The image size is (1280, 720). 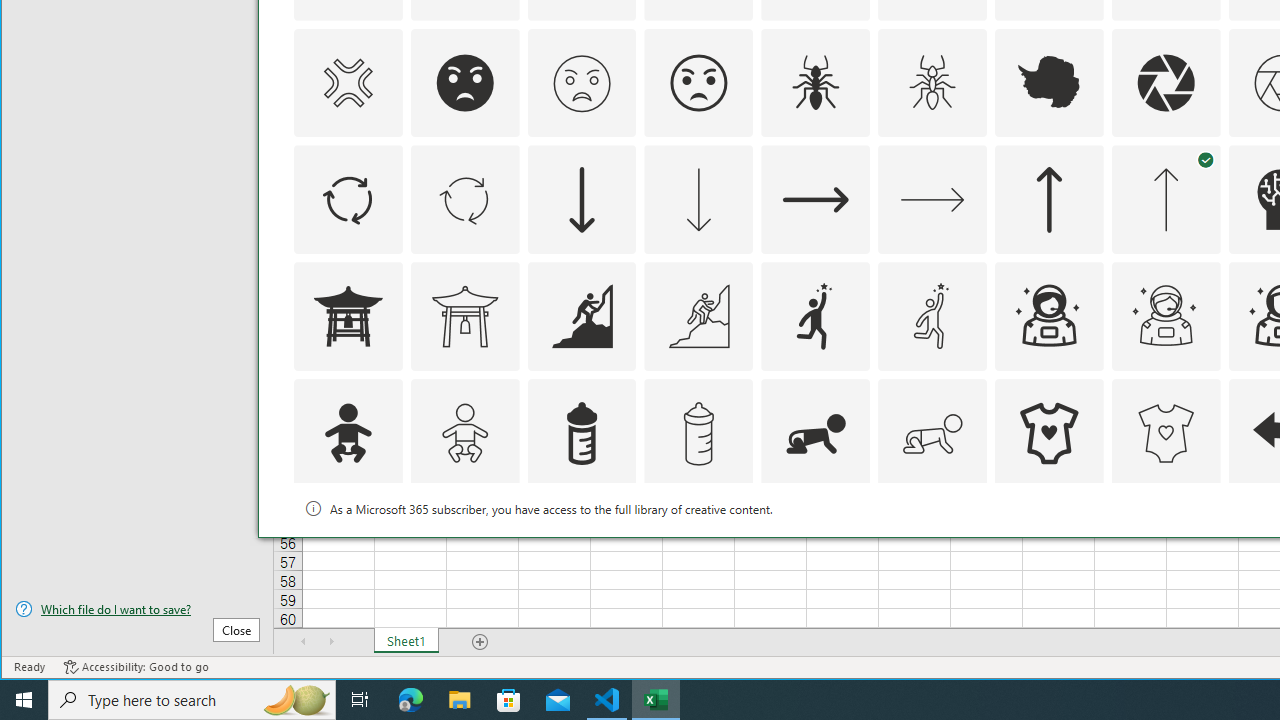 I want to click on 'AutomationID: Icons_Baby_M', so click(x=463, y=433).